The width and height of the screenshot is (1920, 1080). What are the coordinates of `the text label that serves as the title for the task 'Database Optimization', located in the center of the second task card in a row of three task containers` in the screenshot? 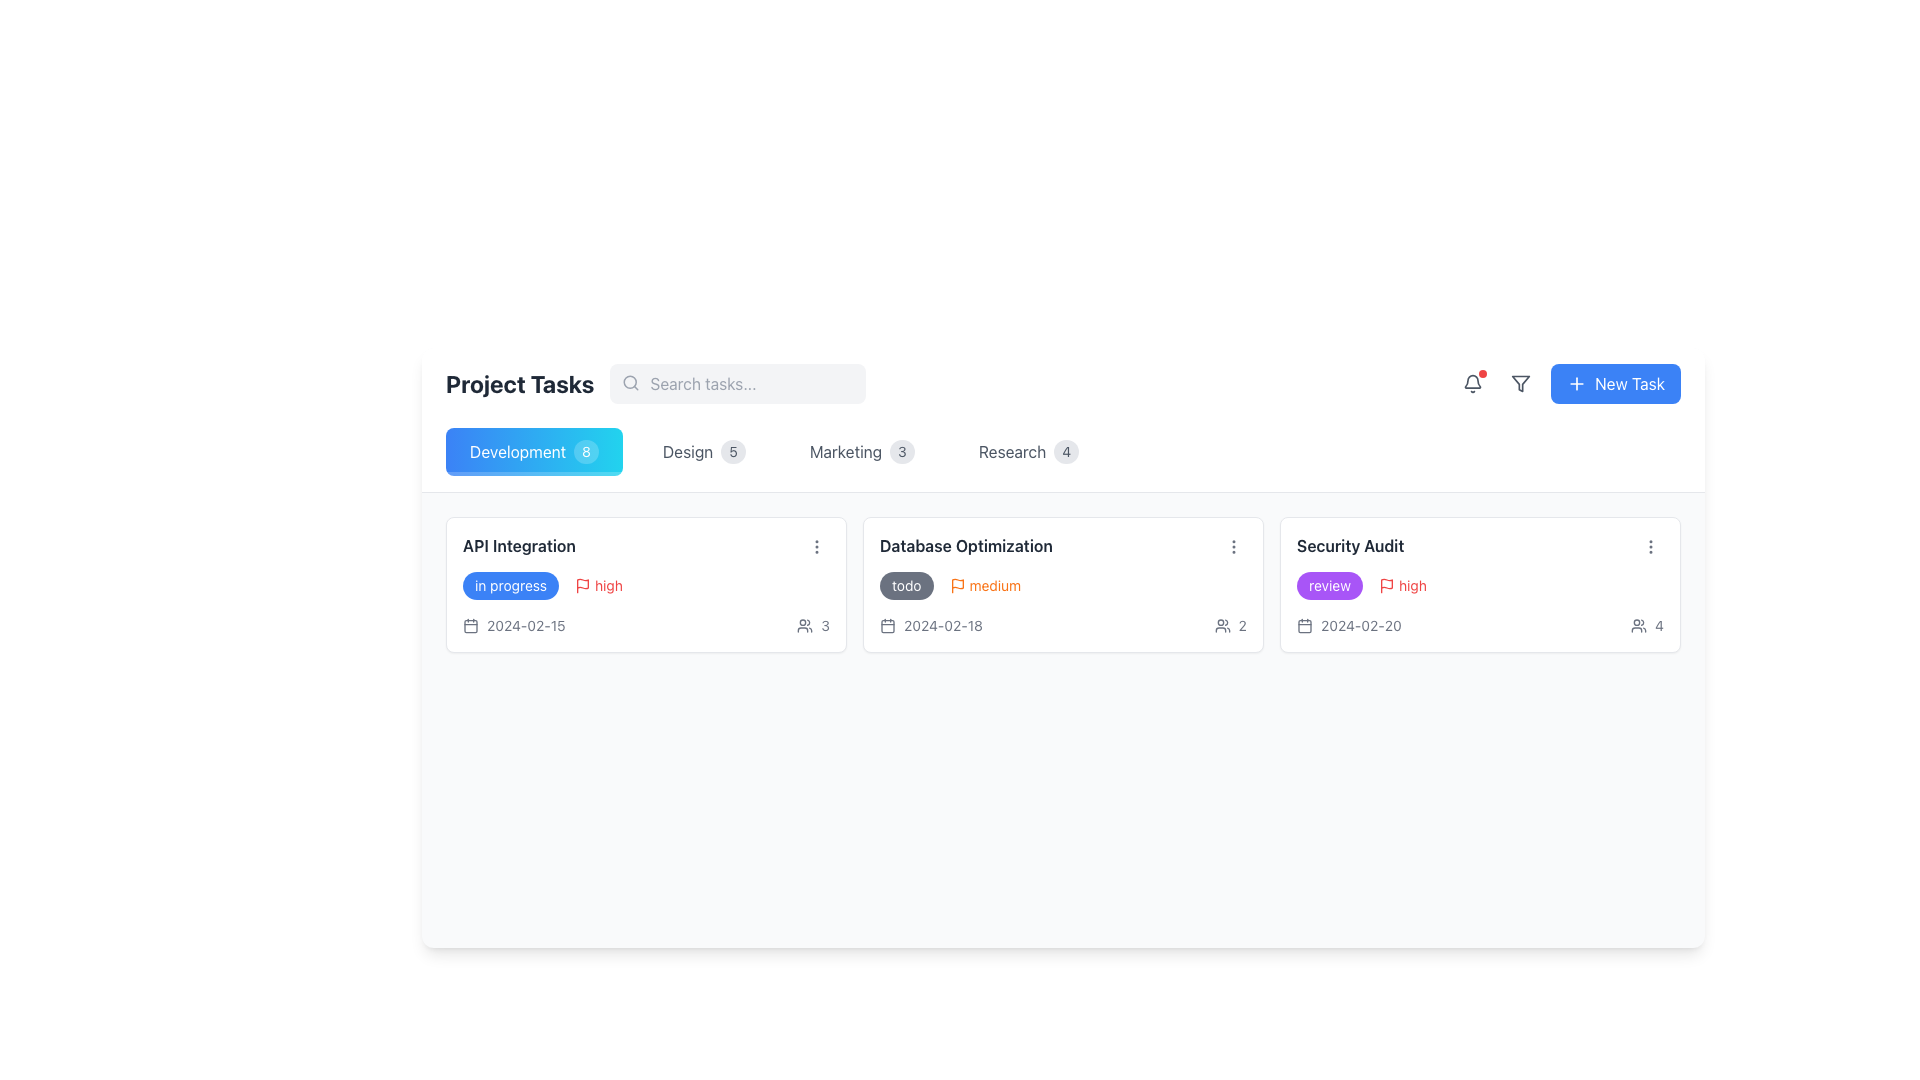 It's located at (966, 546).